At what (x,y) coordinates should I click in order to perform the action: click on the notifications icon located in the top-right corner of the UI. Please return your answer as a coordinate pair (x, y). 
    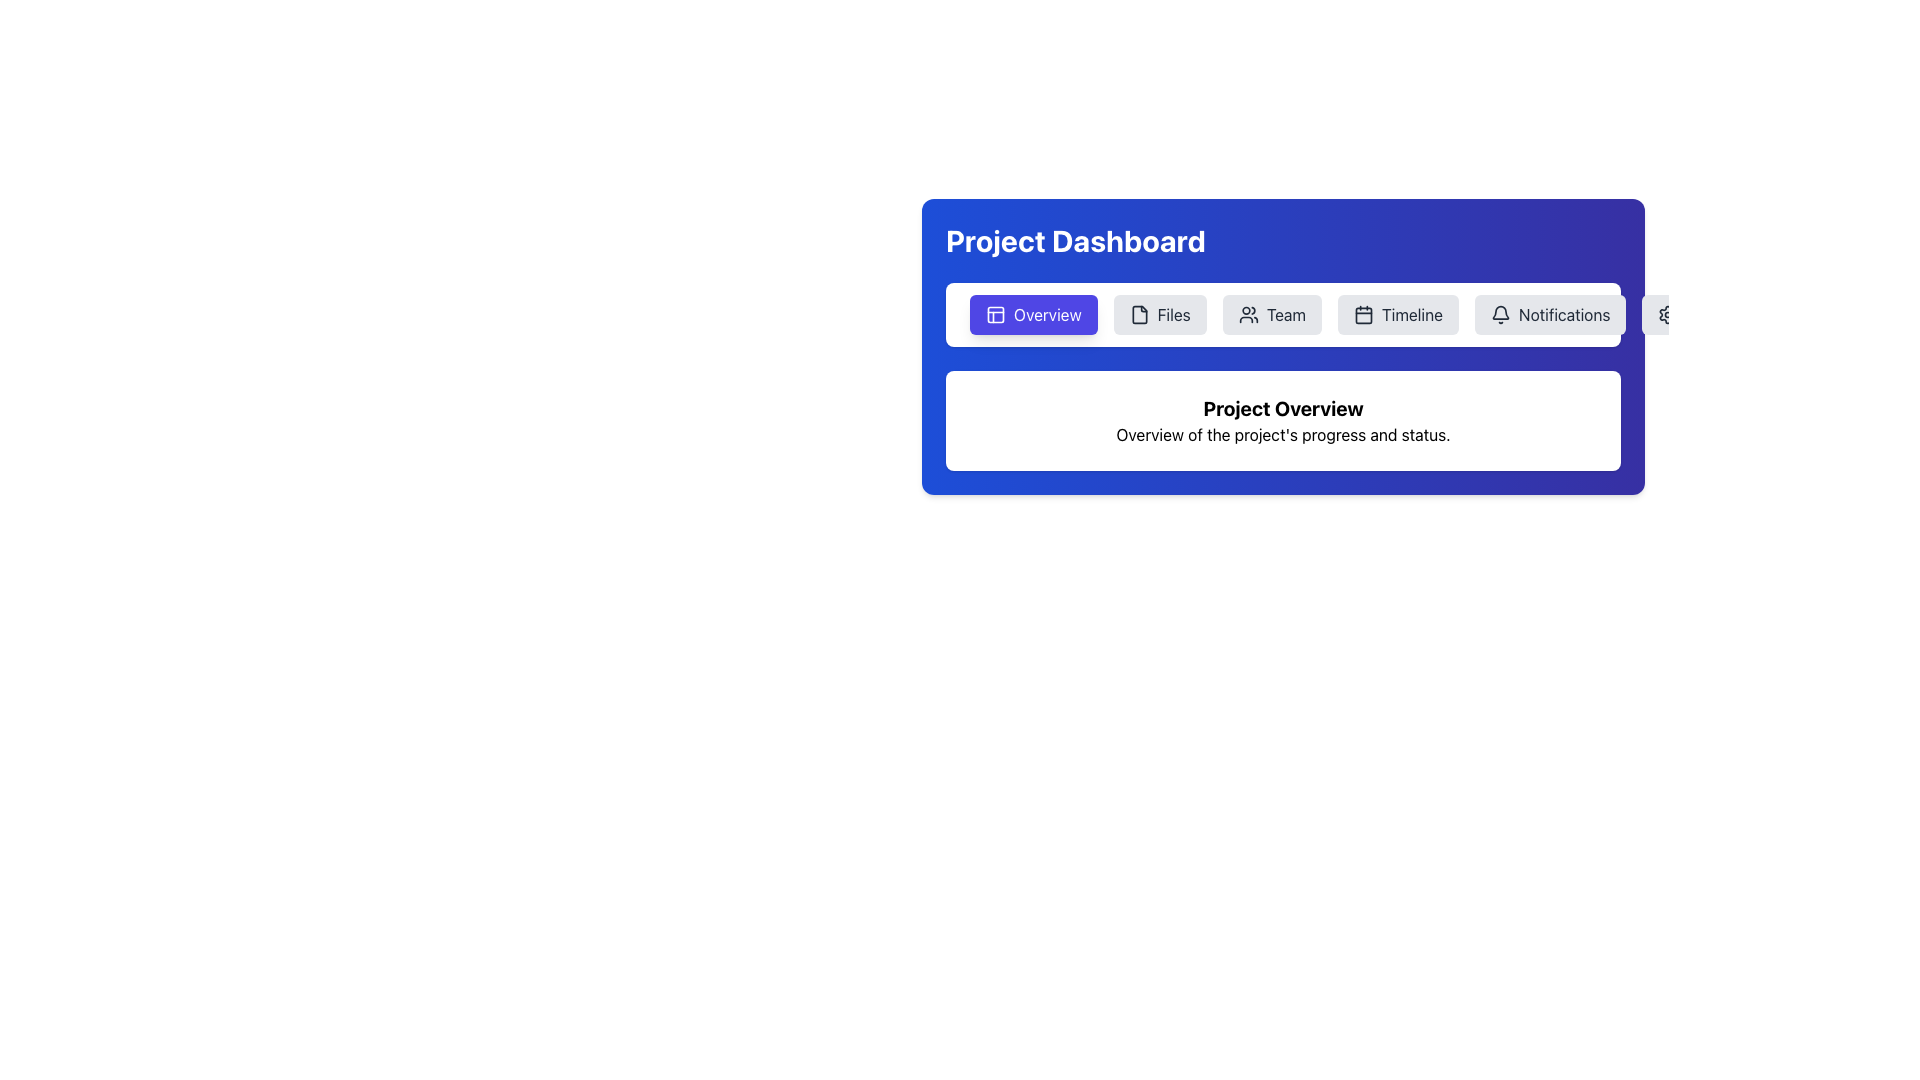
    Looking at the image, I should click on (1499, 312).